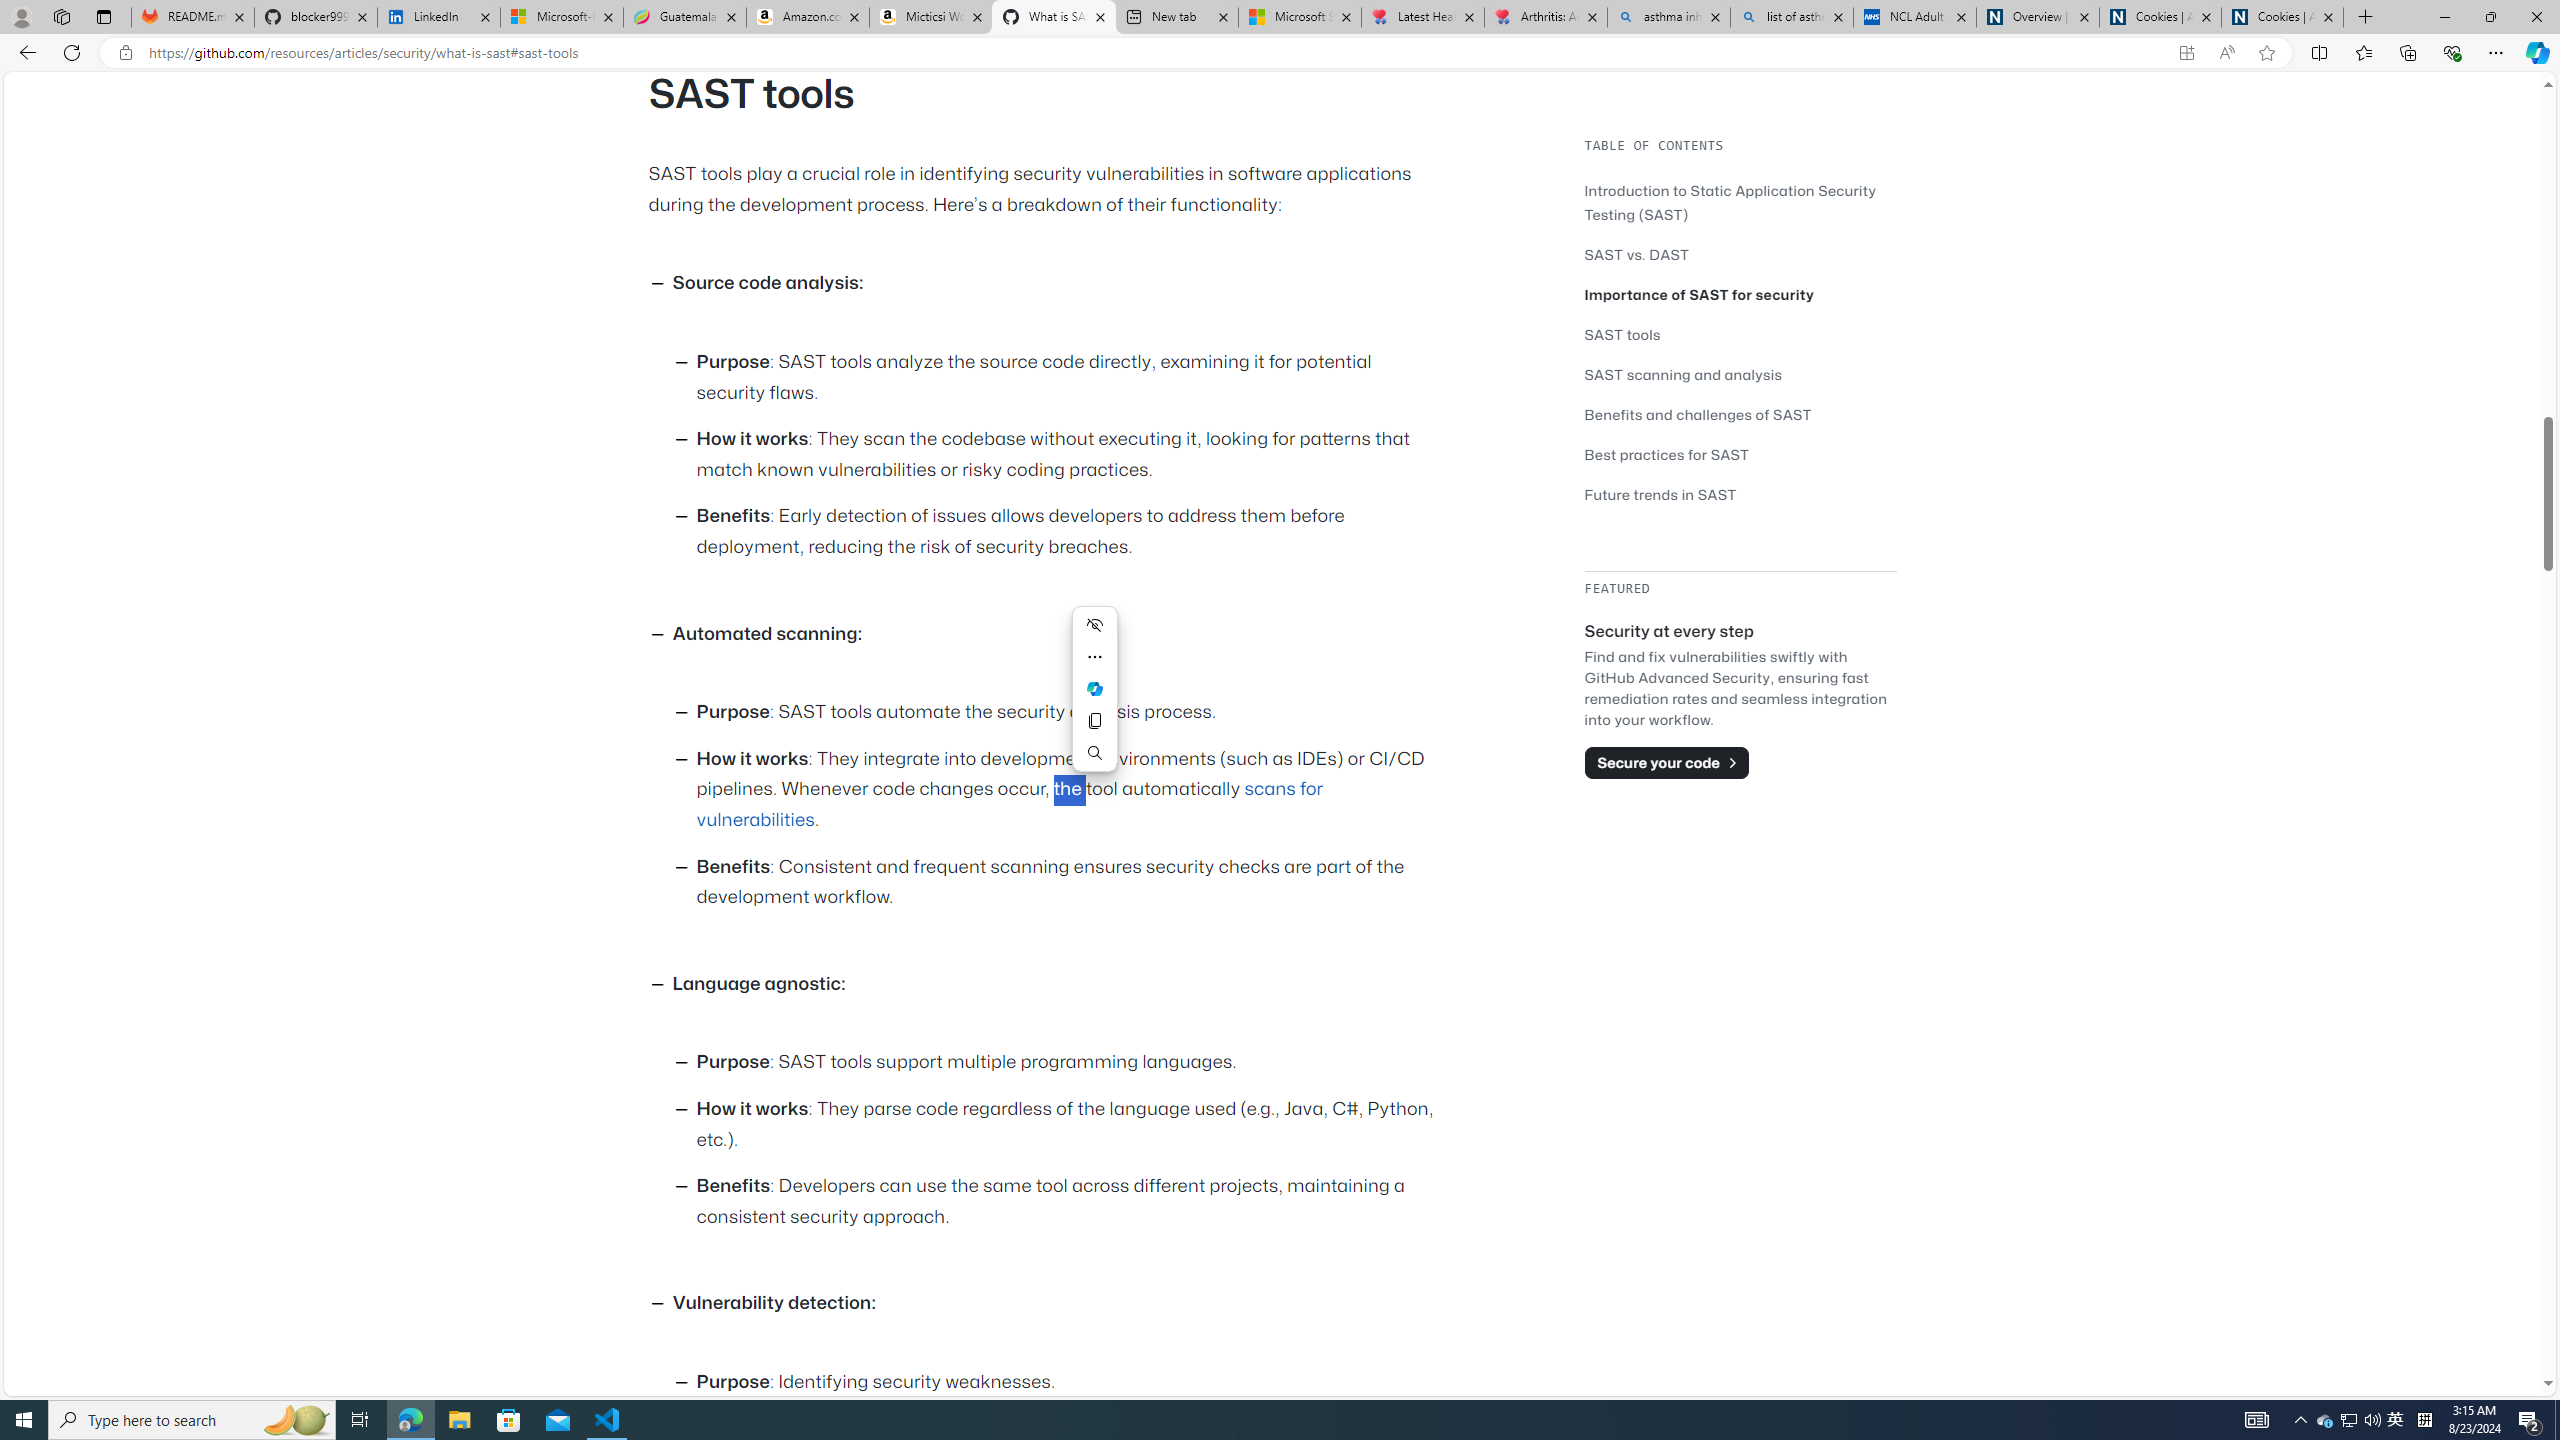 The image size is (2560, 1440). I want to click on 'SAST tools', so click(1740, 333).